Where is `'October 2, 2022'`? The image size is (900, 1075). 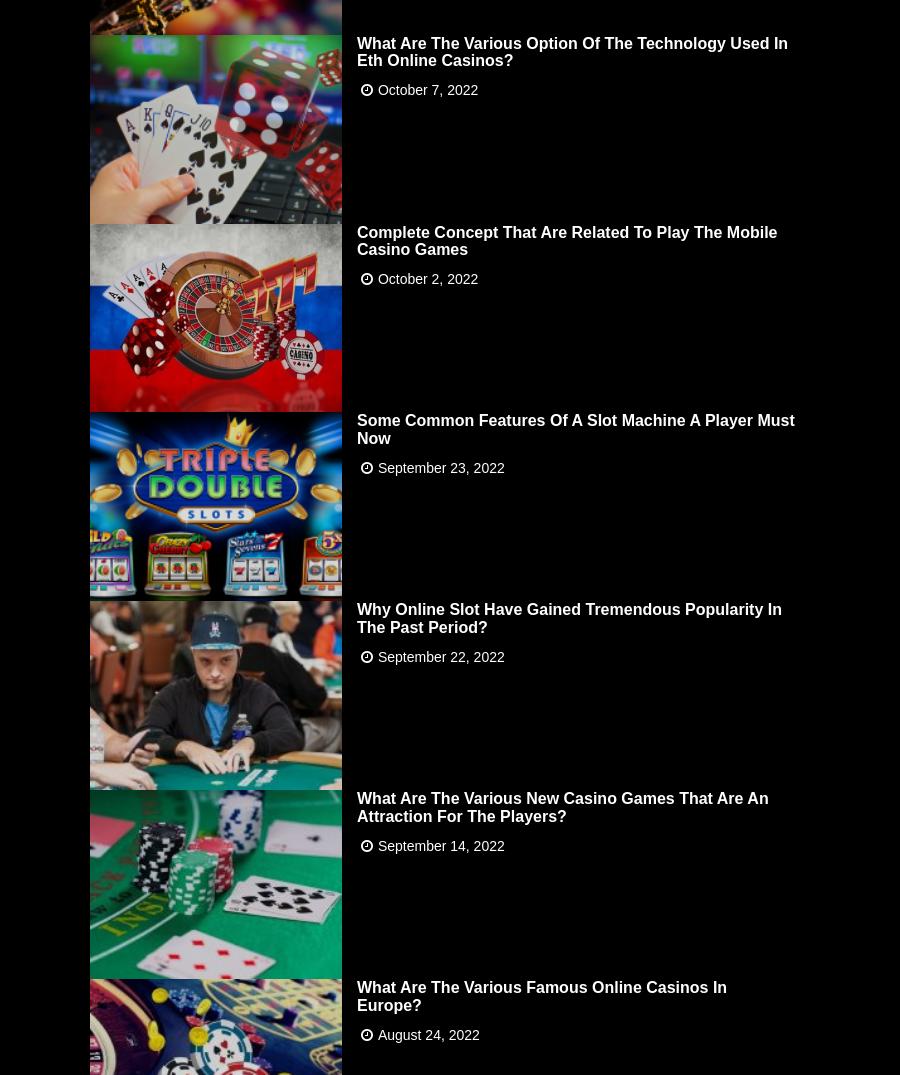 'October 2, 2022' is located at coordinates (427, 277).